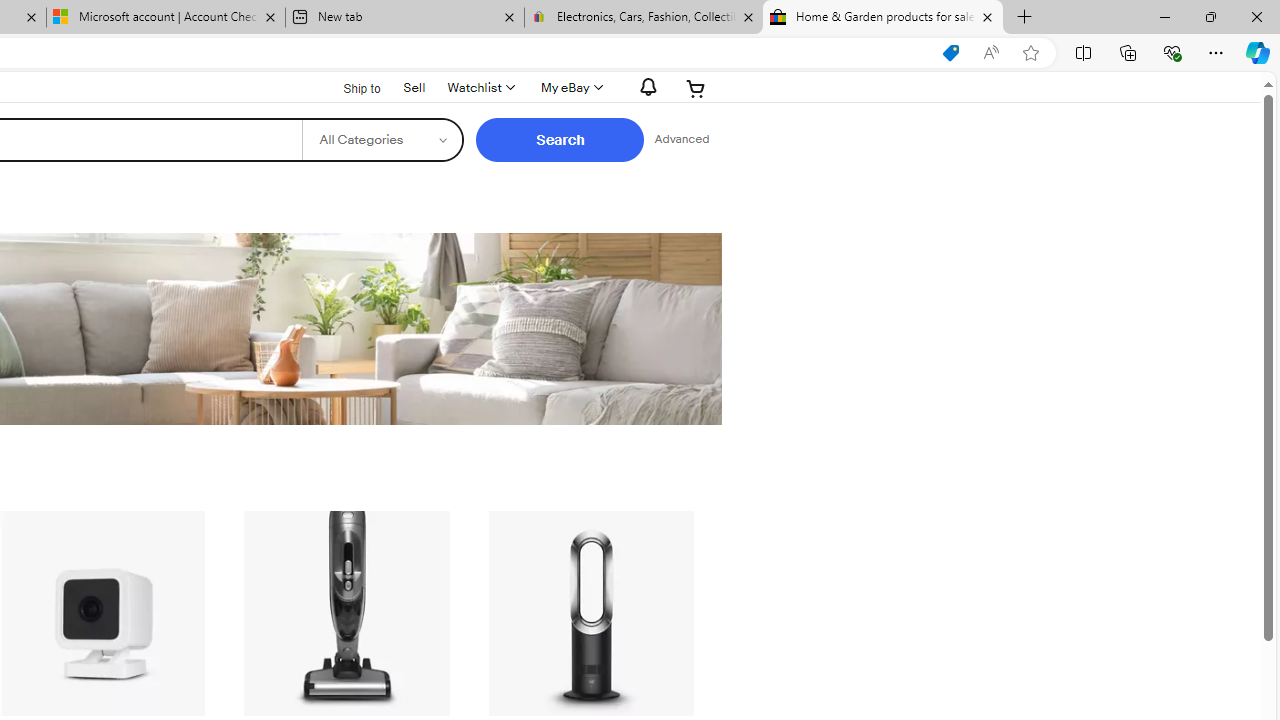 The height and width of the screenshot is (720, 1280). I want to click on 'Advanced Search', so click(681, 139).